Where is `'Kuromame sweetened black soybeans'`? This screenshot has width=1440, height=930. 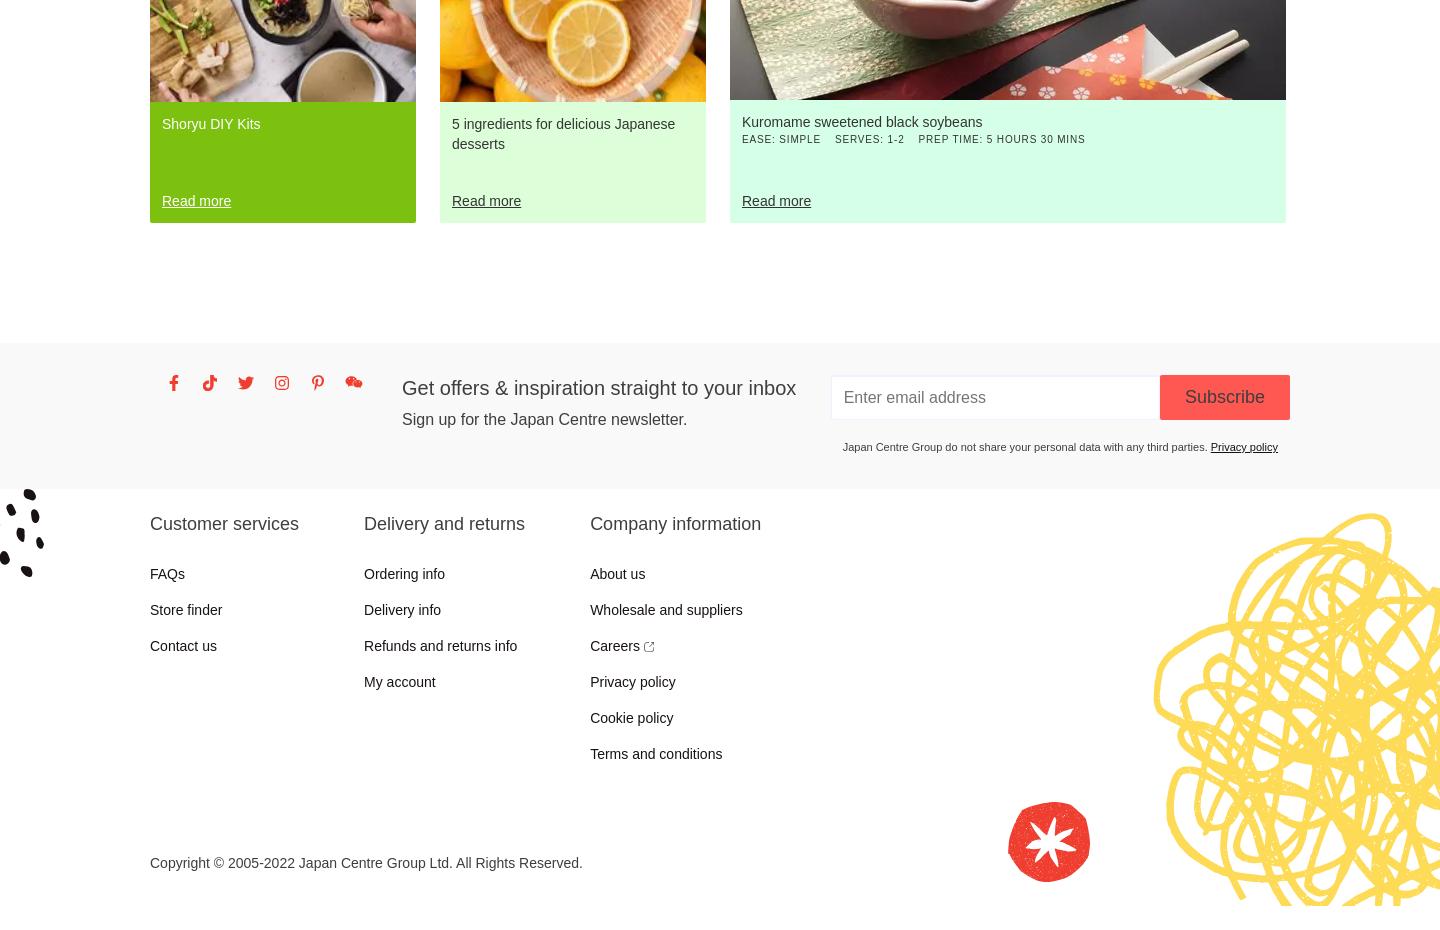
'Kuromame sweetened black soybeans' is located at coordinates (860, 122).